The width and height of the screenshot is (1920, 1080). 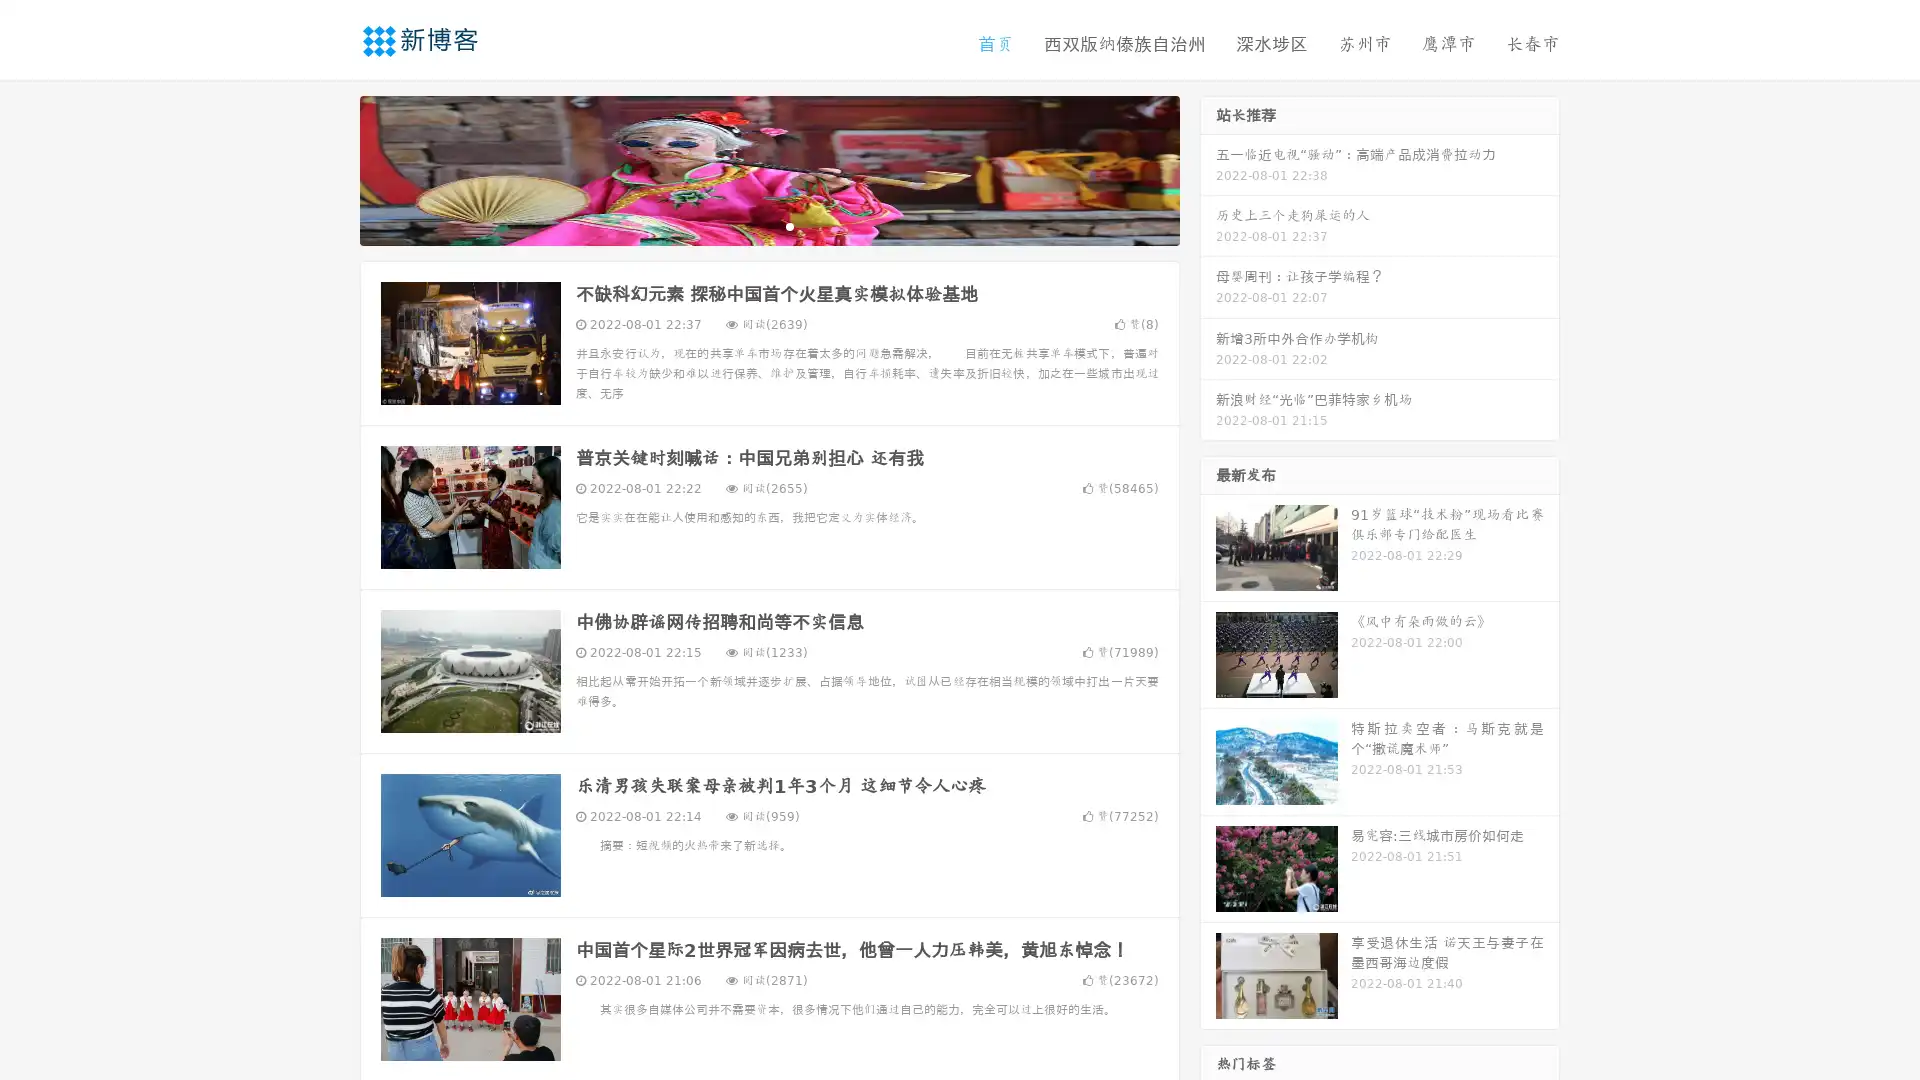 What do you see at coordinates (768, 225) in the screenshot?
I see `Go to slide 2` at bounding box center [768, 225].